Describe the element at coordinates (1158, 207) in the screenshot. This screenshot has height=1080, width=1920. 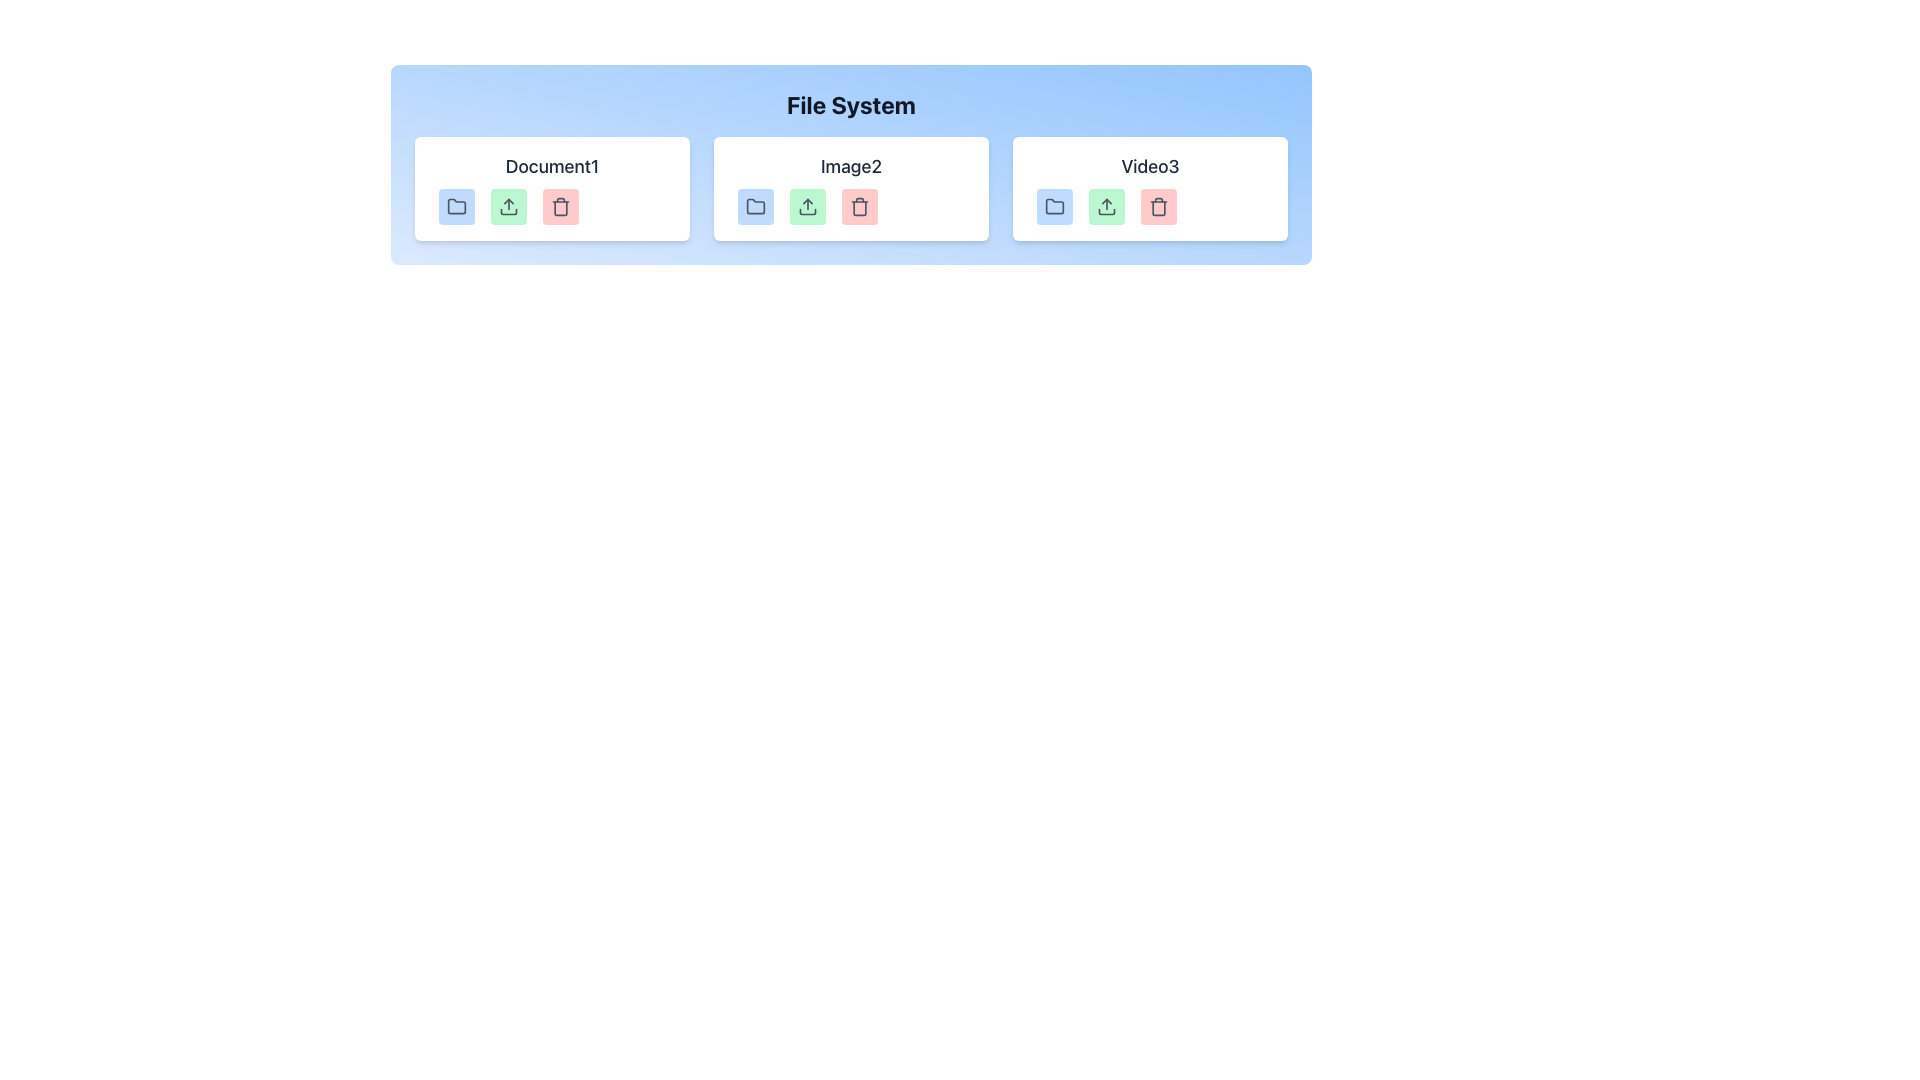
I see `the small red delete button with a trash bin icon located at the far right of the action buttons in the 'Video3' card` at that location.